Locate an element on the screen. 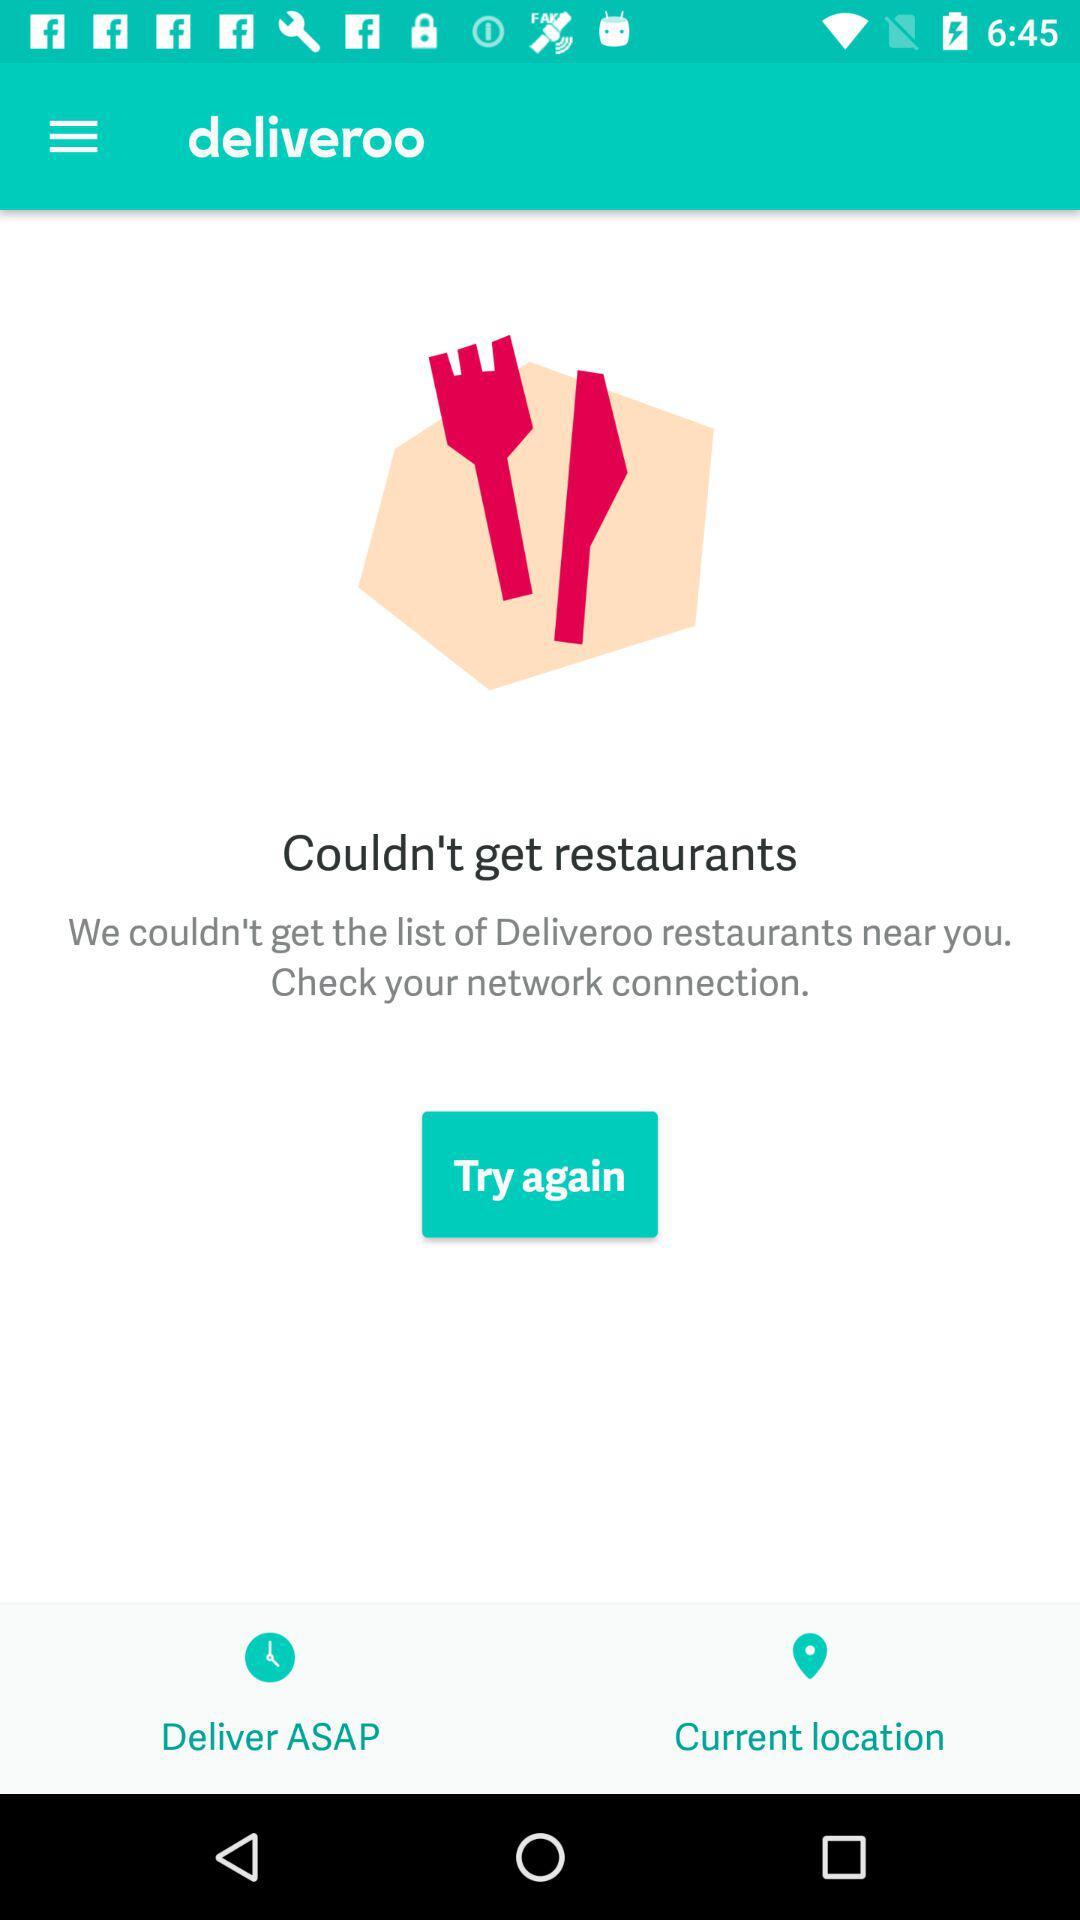 The image size is (1080, 1920). item below try again item is located at coordinates (810, 1698).